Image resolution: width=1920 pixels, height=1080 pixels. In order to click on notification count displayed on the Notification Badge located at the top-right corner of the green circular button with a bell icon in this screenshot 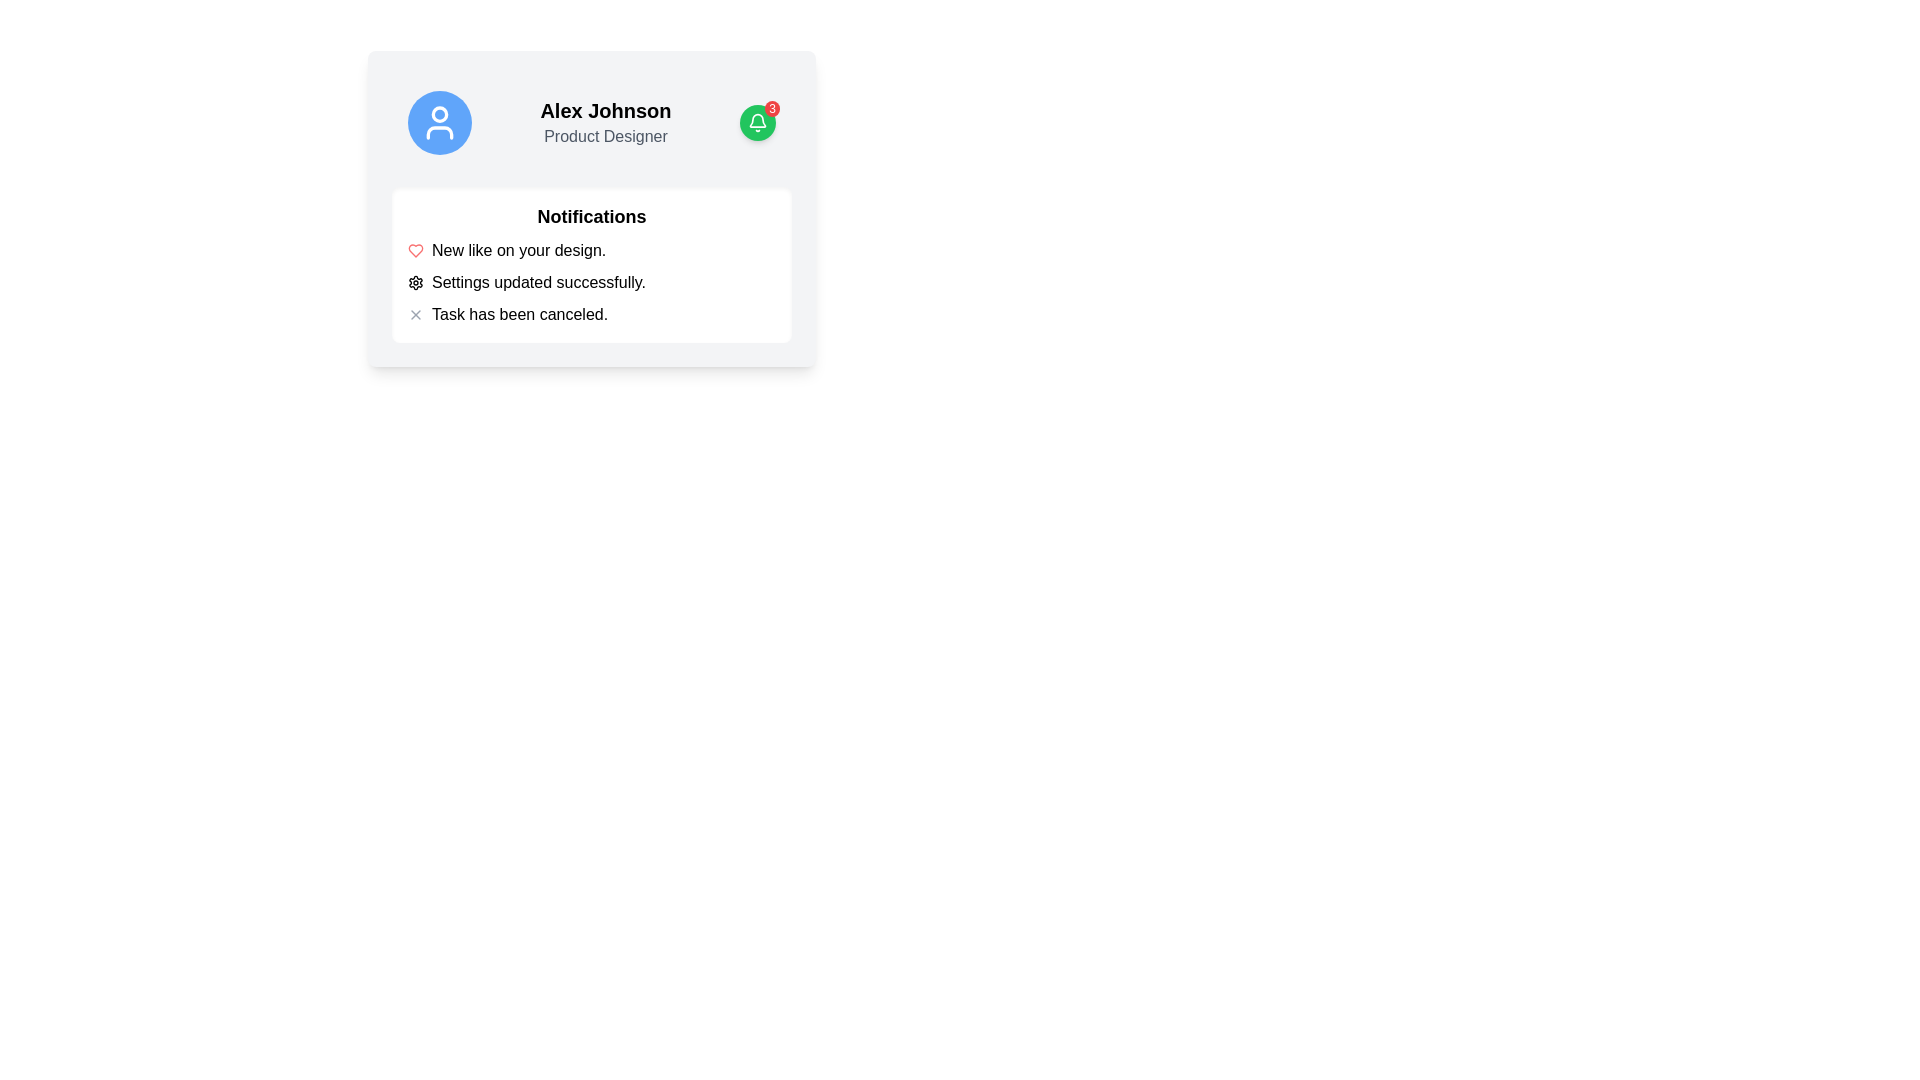, I will do `click(771, 108)`.